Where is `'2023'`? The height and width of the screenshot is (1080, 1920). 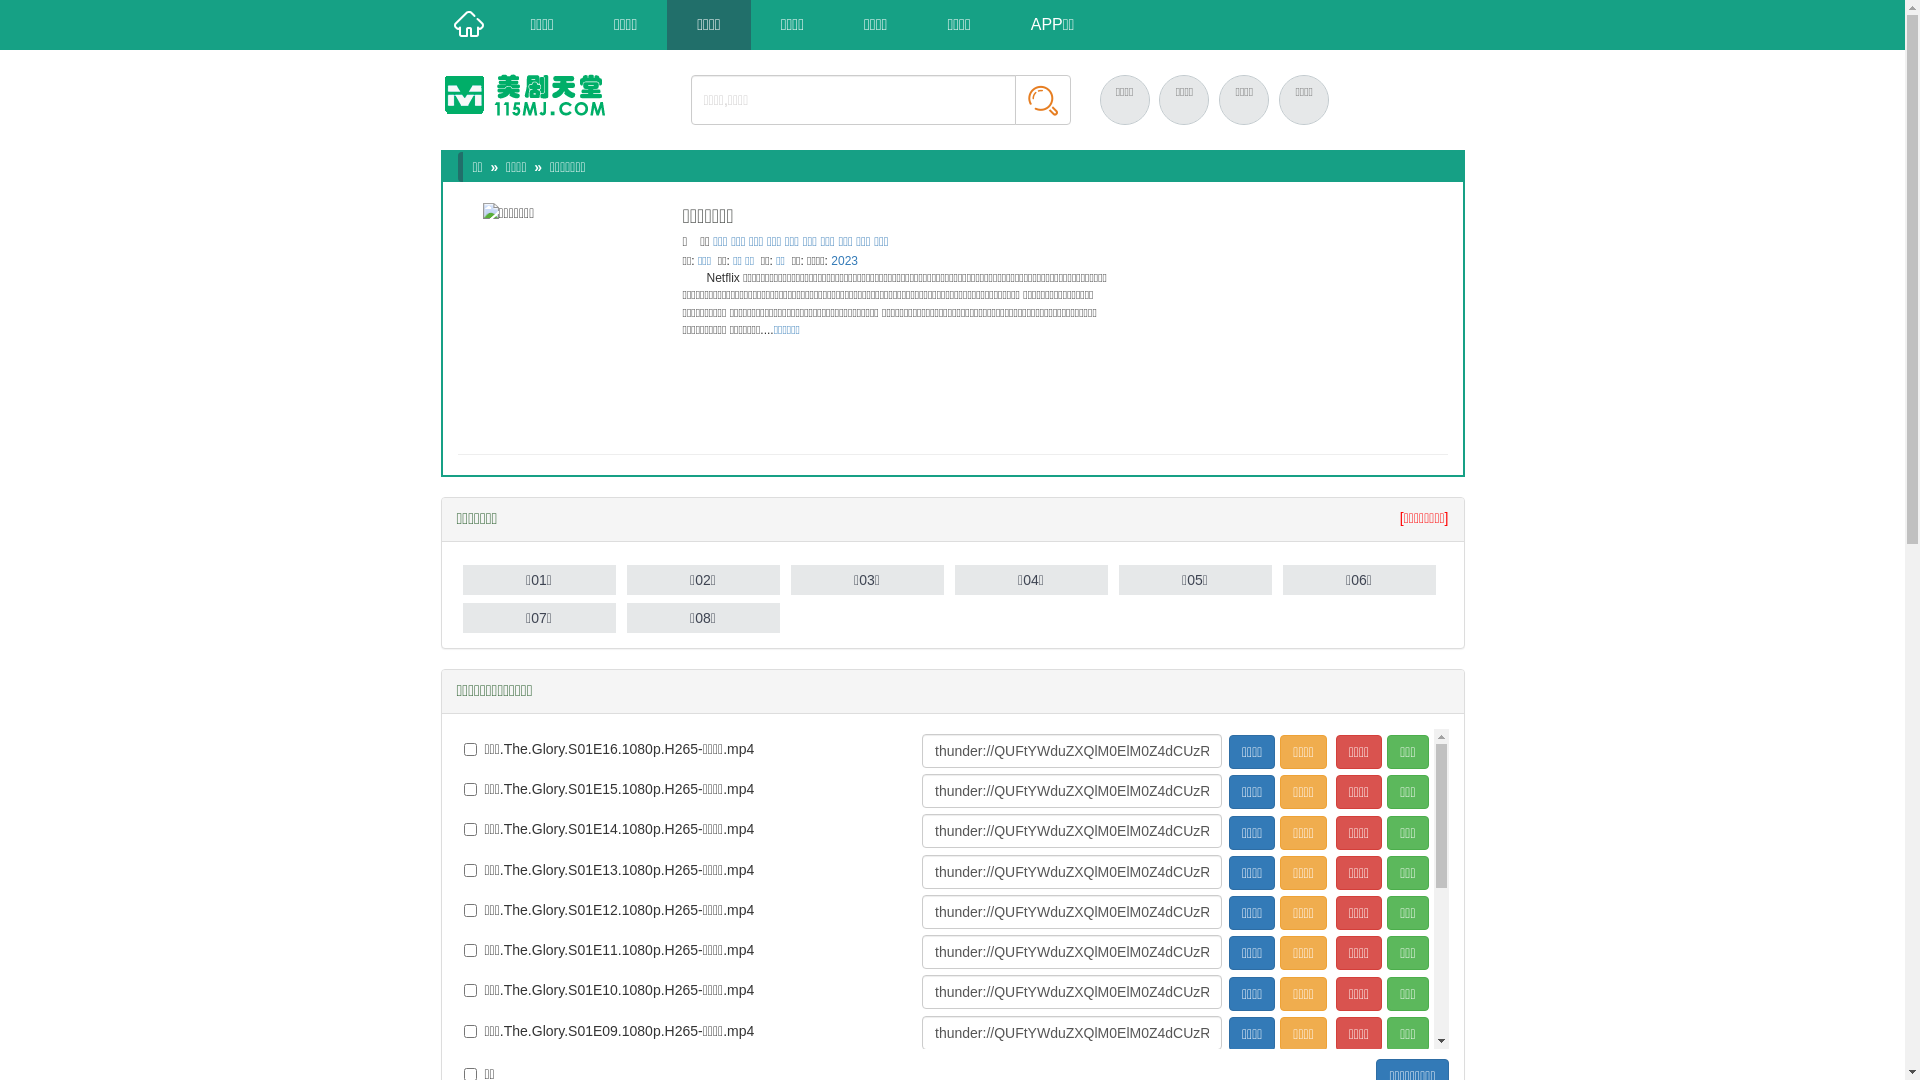 '2023' is located at coordinates (844, 260).